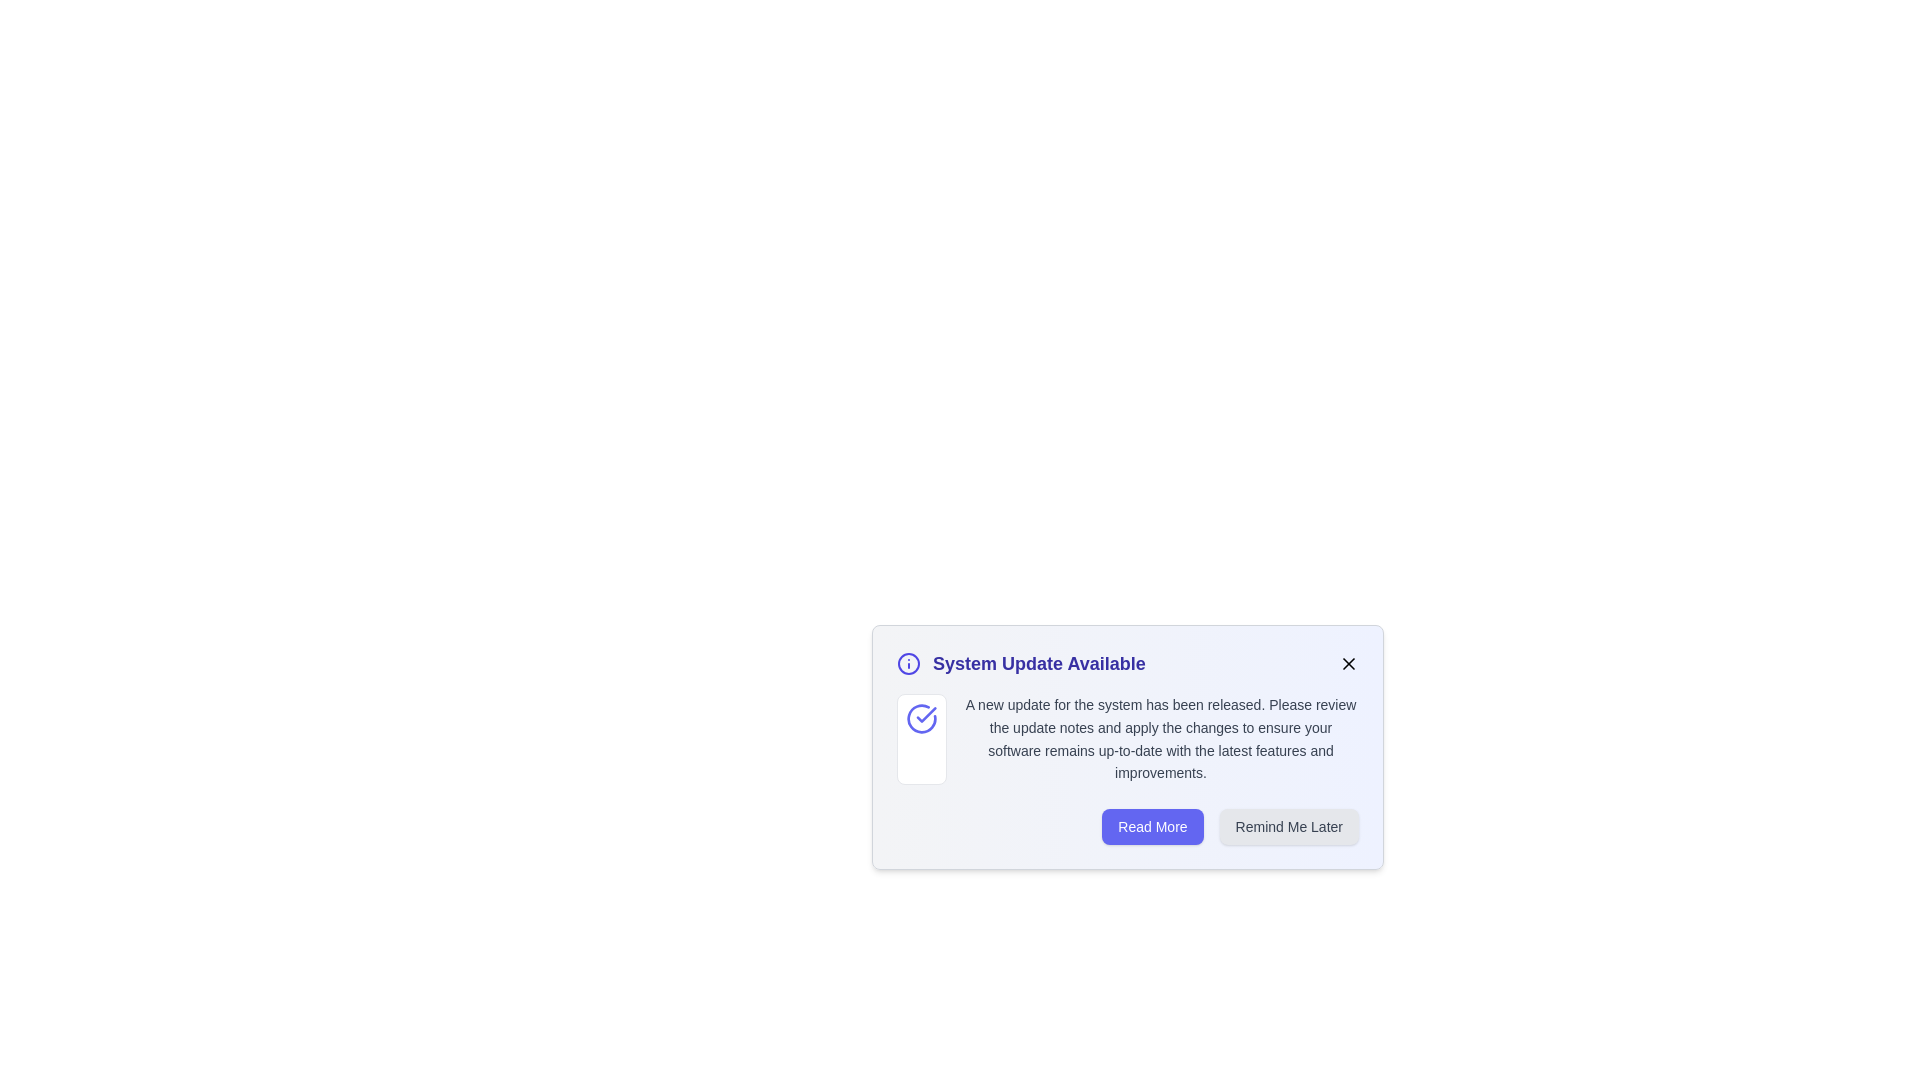  I want to click on 'Remind Me Later' button to dismiss the alert, so click(1289, 826).